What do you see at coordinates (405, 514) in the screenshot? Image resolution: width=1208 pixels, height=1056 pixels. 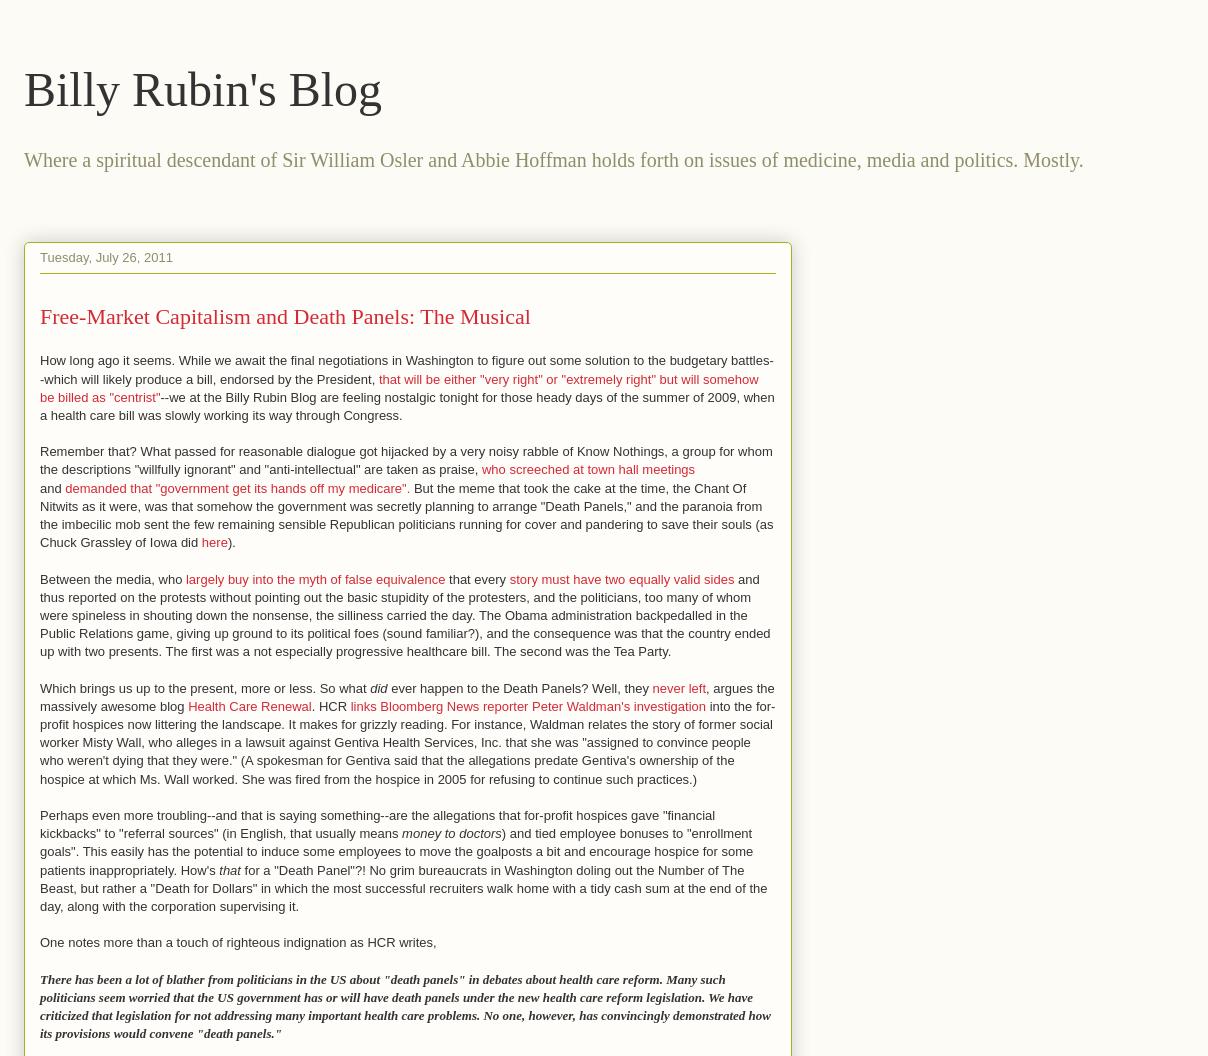 I see `'But the meme that took the cake at the time, the Chant Of Nitwits as it were, was that somehow the government was secretly planning to arrange "Death Panels," and the paranoia from the imbecilic mob sent the few remaining sensible Republican politicians running for cover and pandering to save their souls (as Chuck Grassley of Iowa did'` at bounding box center [405, 514].